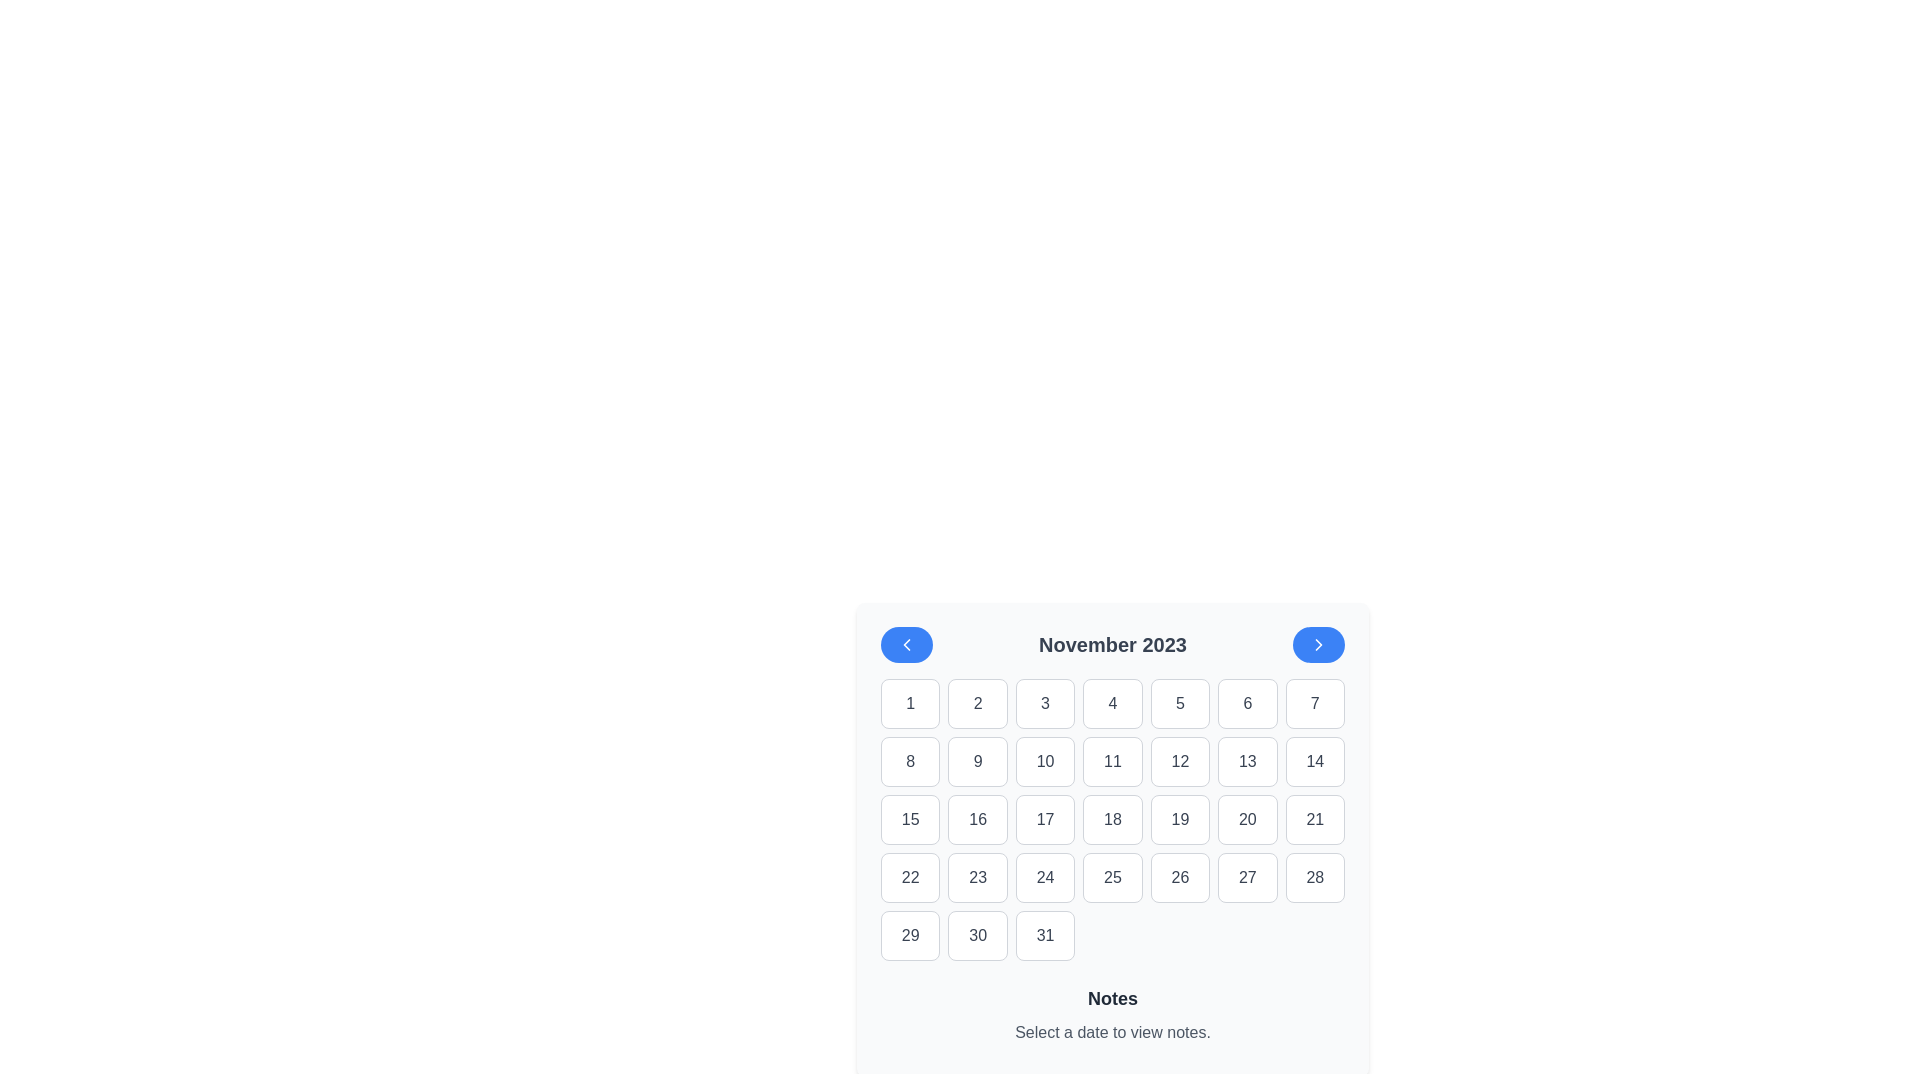 Image resolution: width=1920 pixels, height=1080 pixels. I want to click on the selectable day button in the calendar interface, so click(1044, 703).